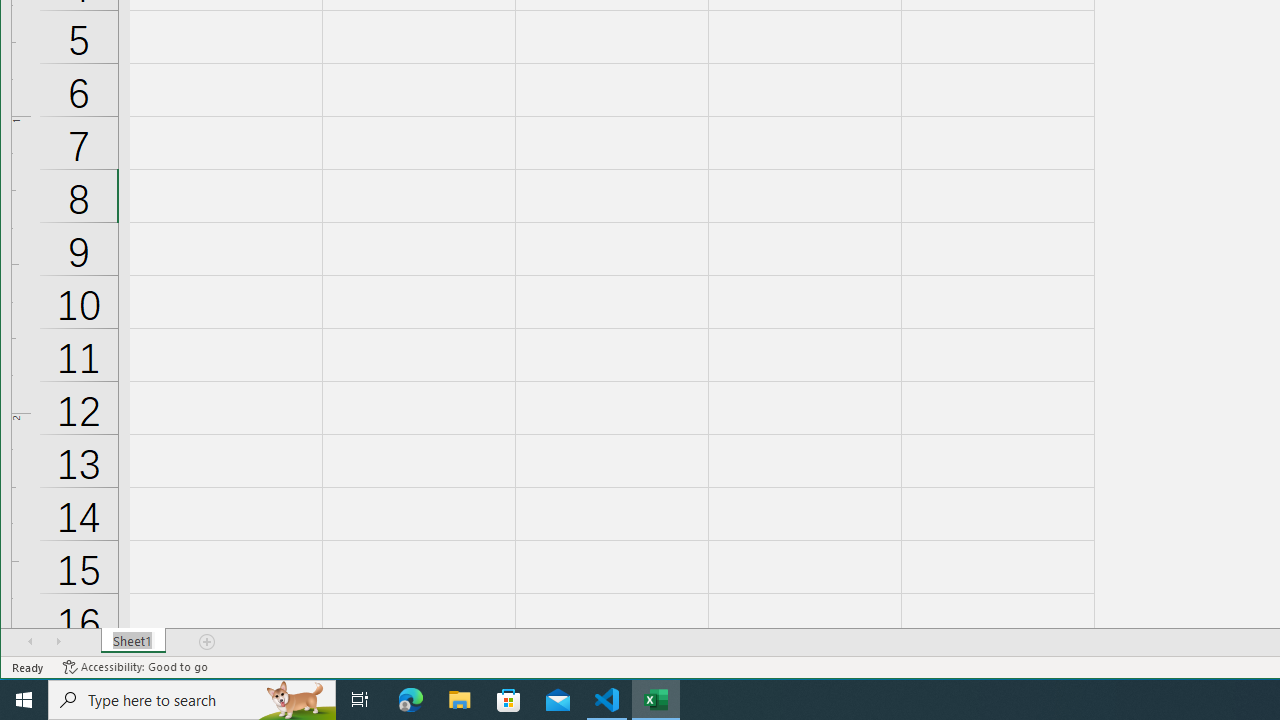  I want to click on 'Microsoft Store', so click(509, 698).